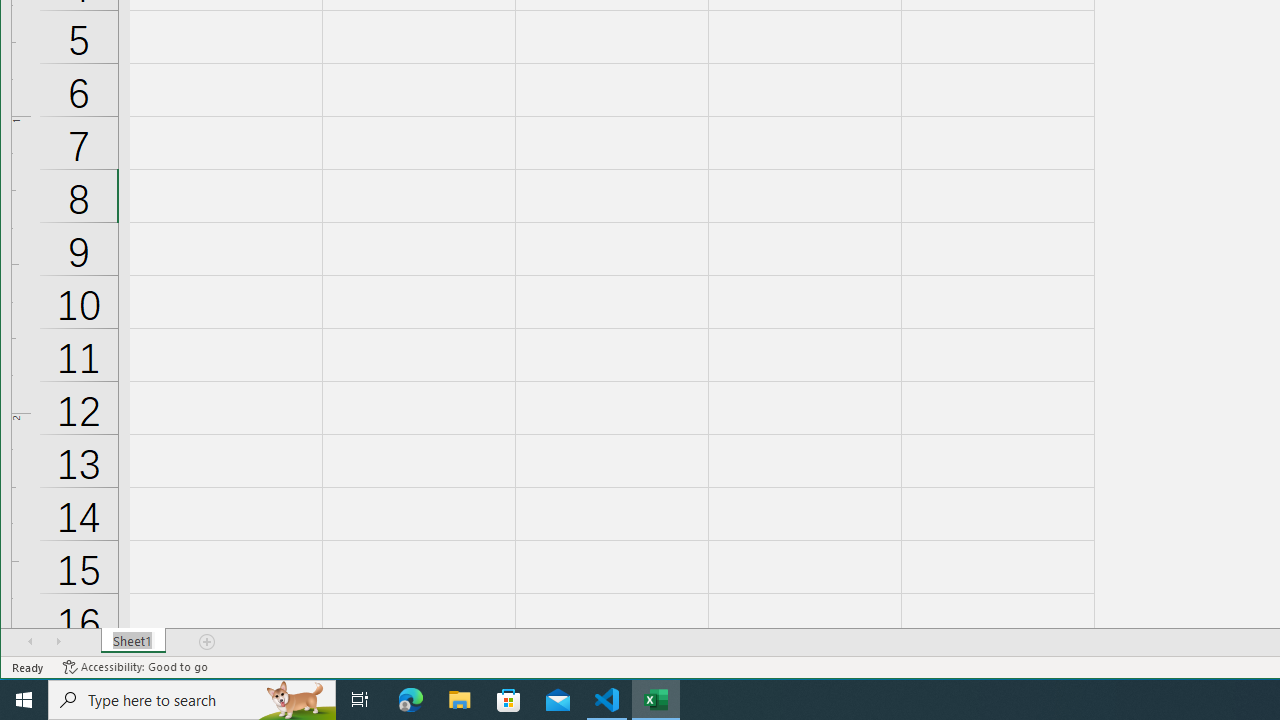  I want to click on 'Microsoft Store', so click(509, 698).